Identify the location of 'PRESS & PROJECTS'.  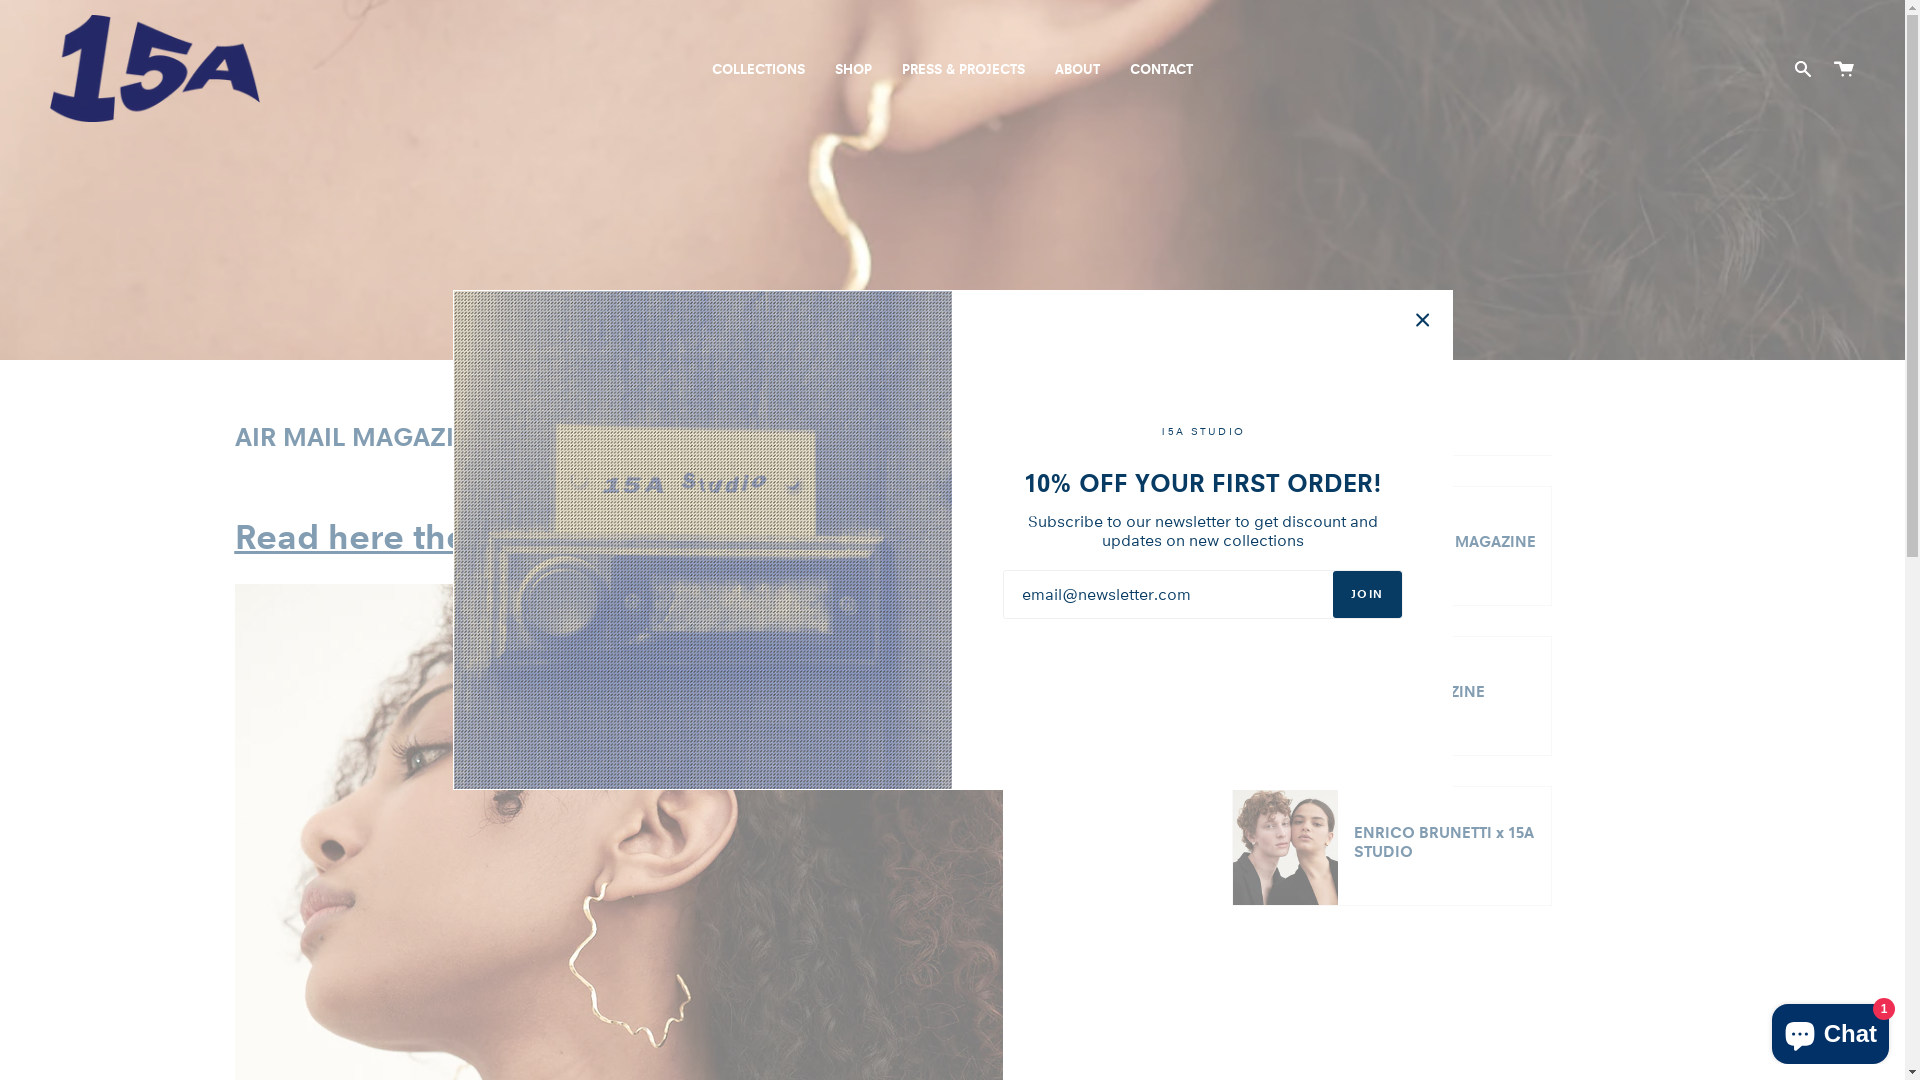
(886, 67).